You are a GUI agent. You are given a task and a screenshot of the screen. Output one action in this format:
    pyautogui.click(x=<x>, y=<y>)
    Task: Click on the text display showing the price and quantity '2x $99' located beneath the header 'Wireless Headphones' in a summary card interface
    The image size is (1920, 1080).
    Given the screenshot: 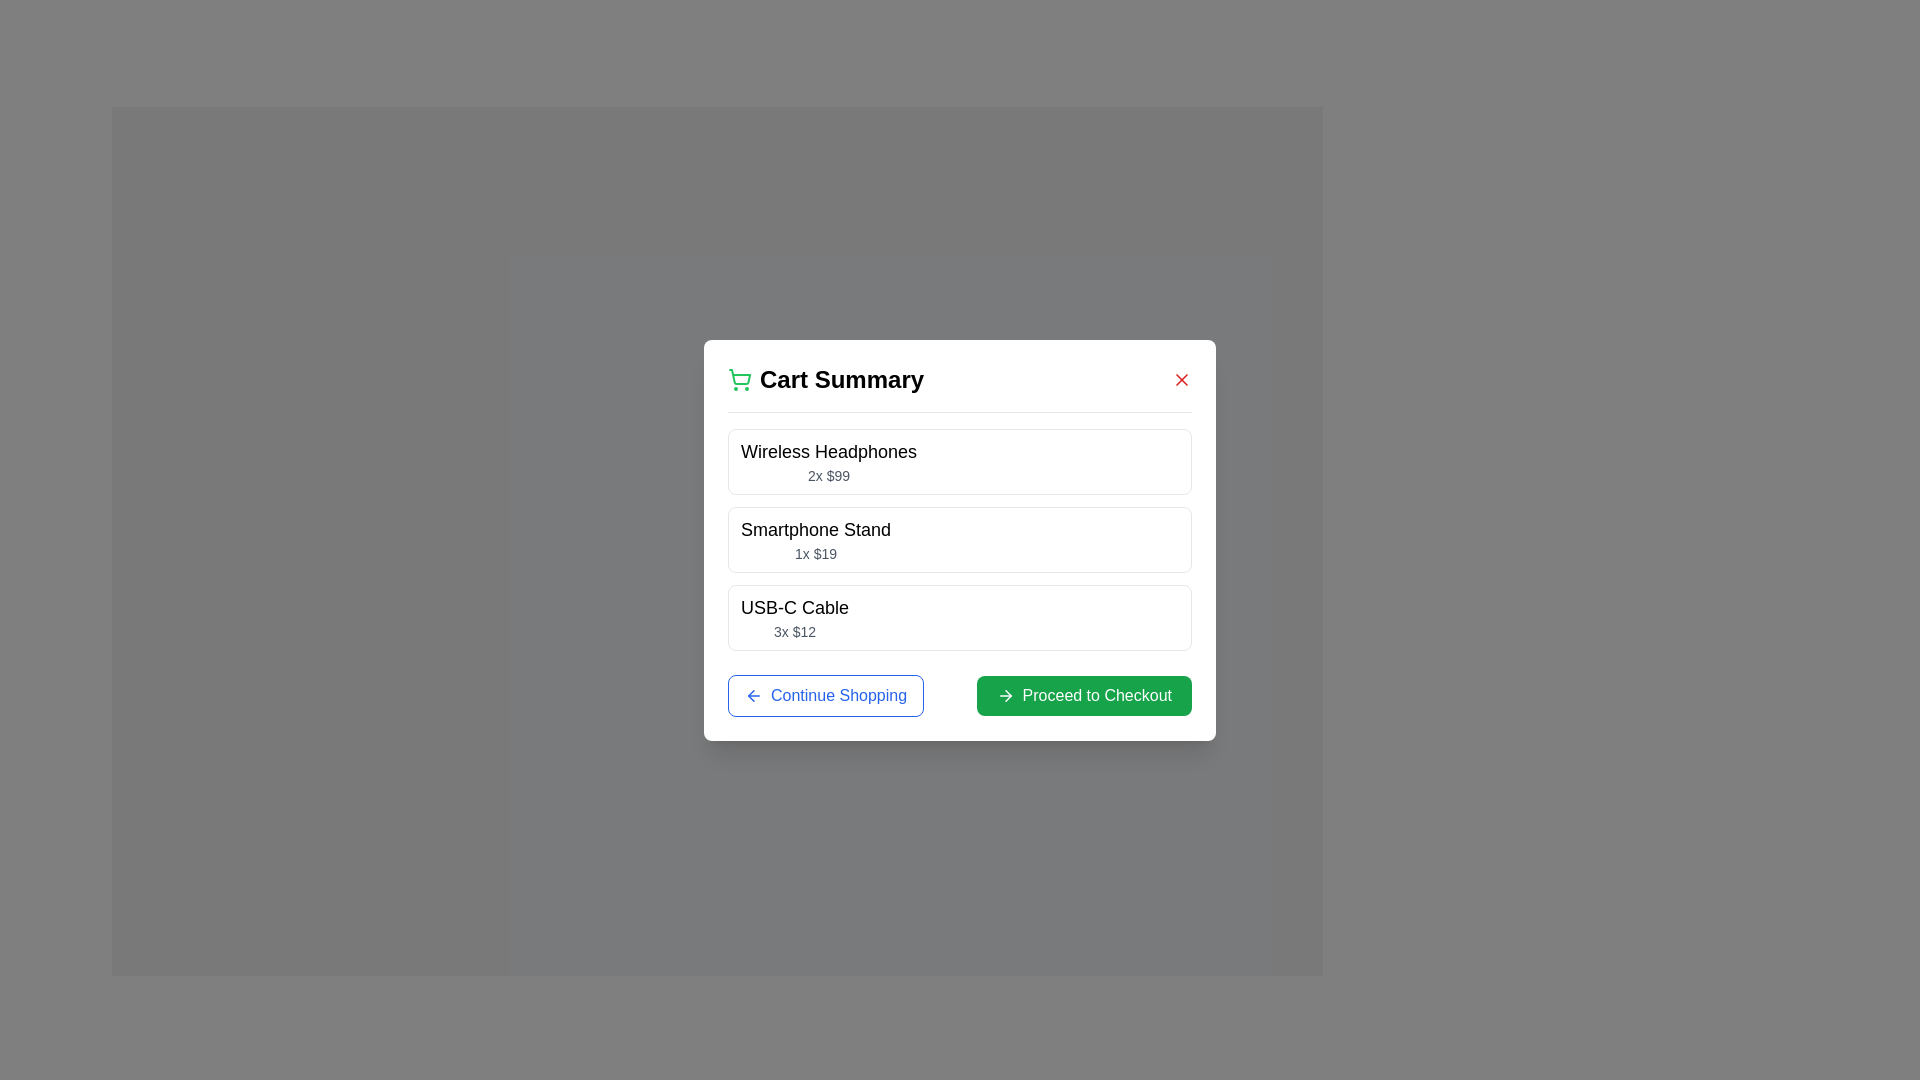 What is the action you would take?
    pyautogui.click(x=829, y=475)
    